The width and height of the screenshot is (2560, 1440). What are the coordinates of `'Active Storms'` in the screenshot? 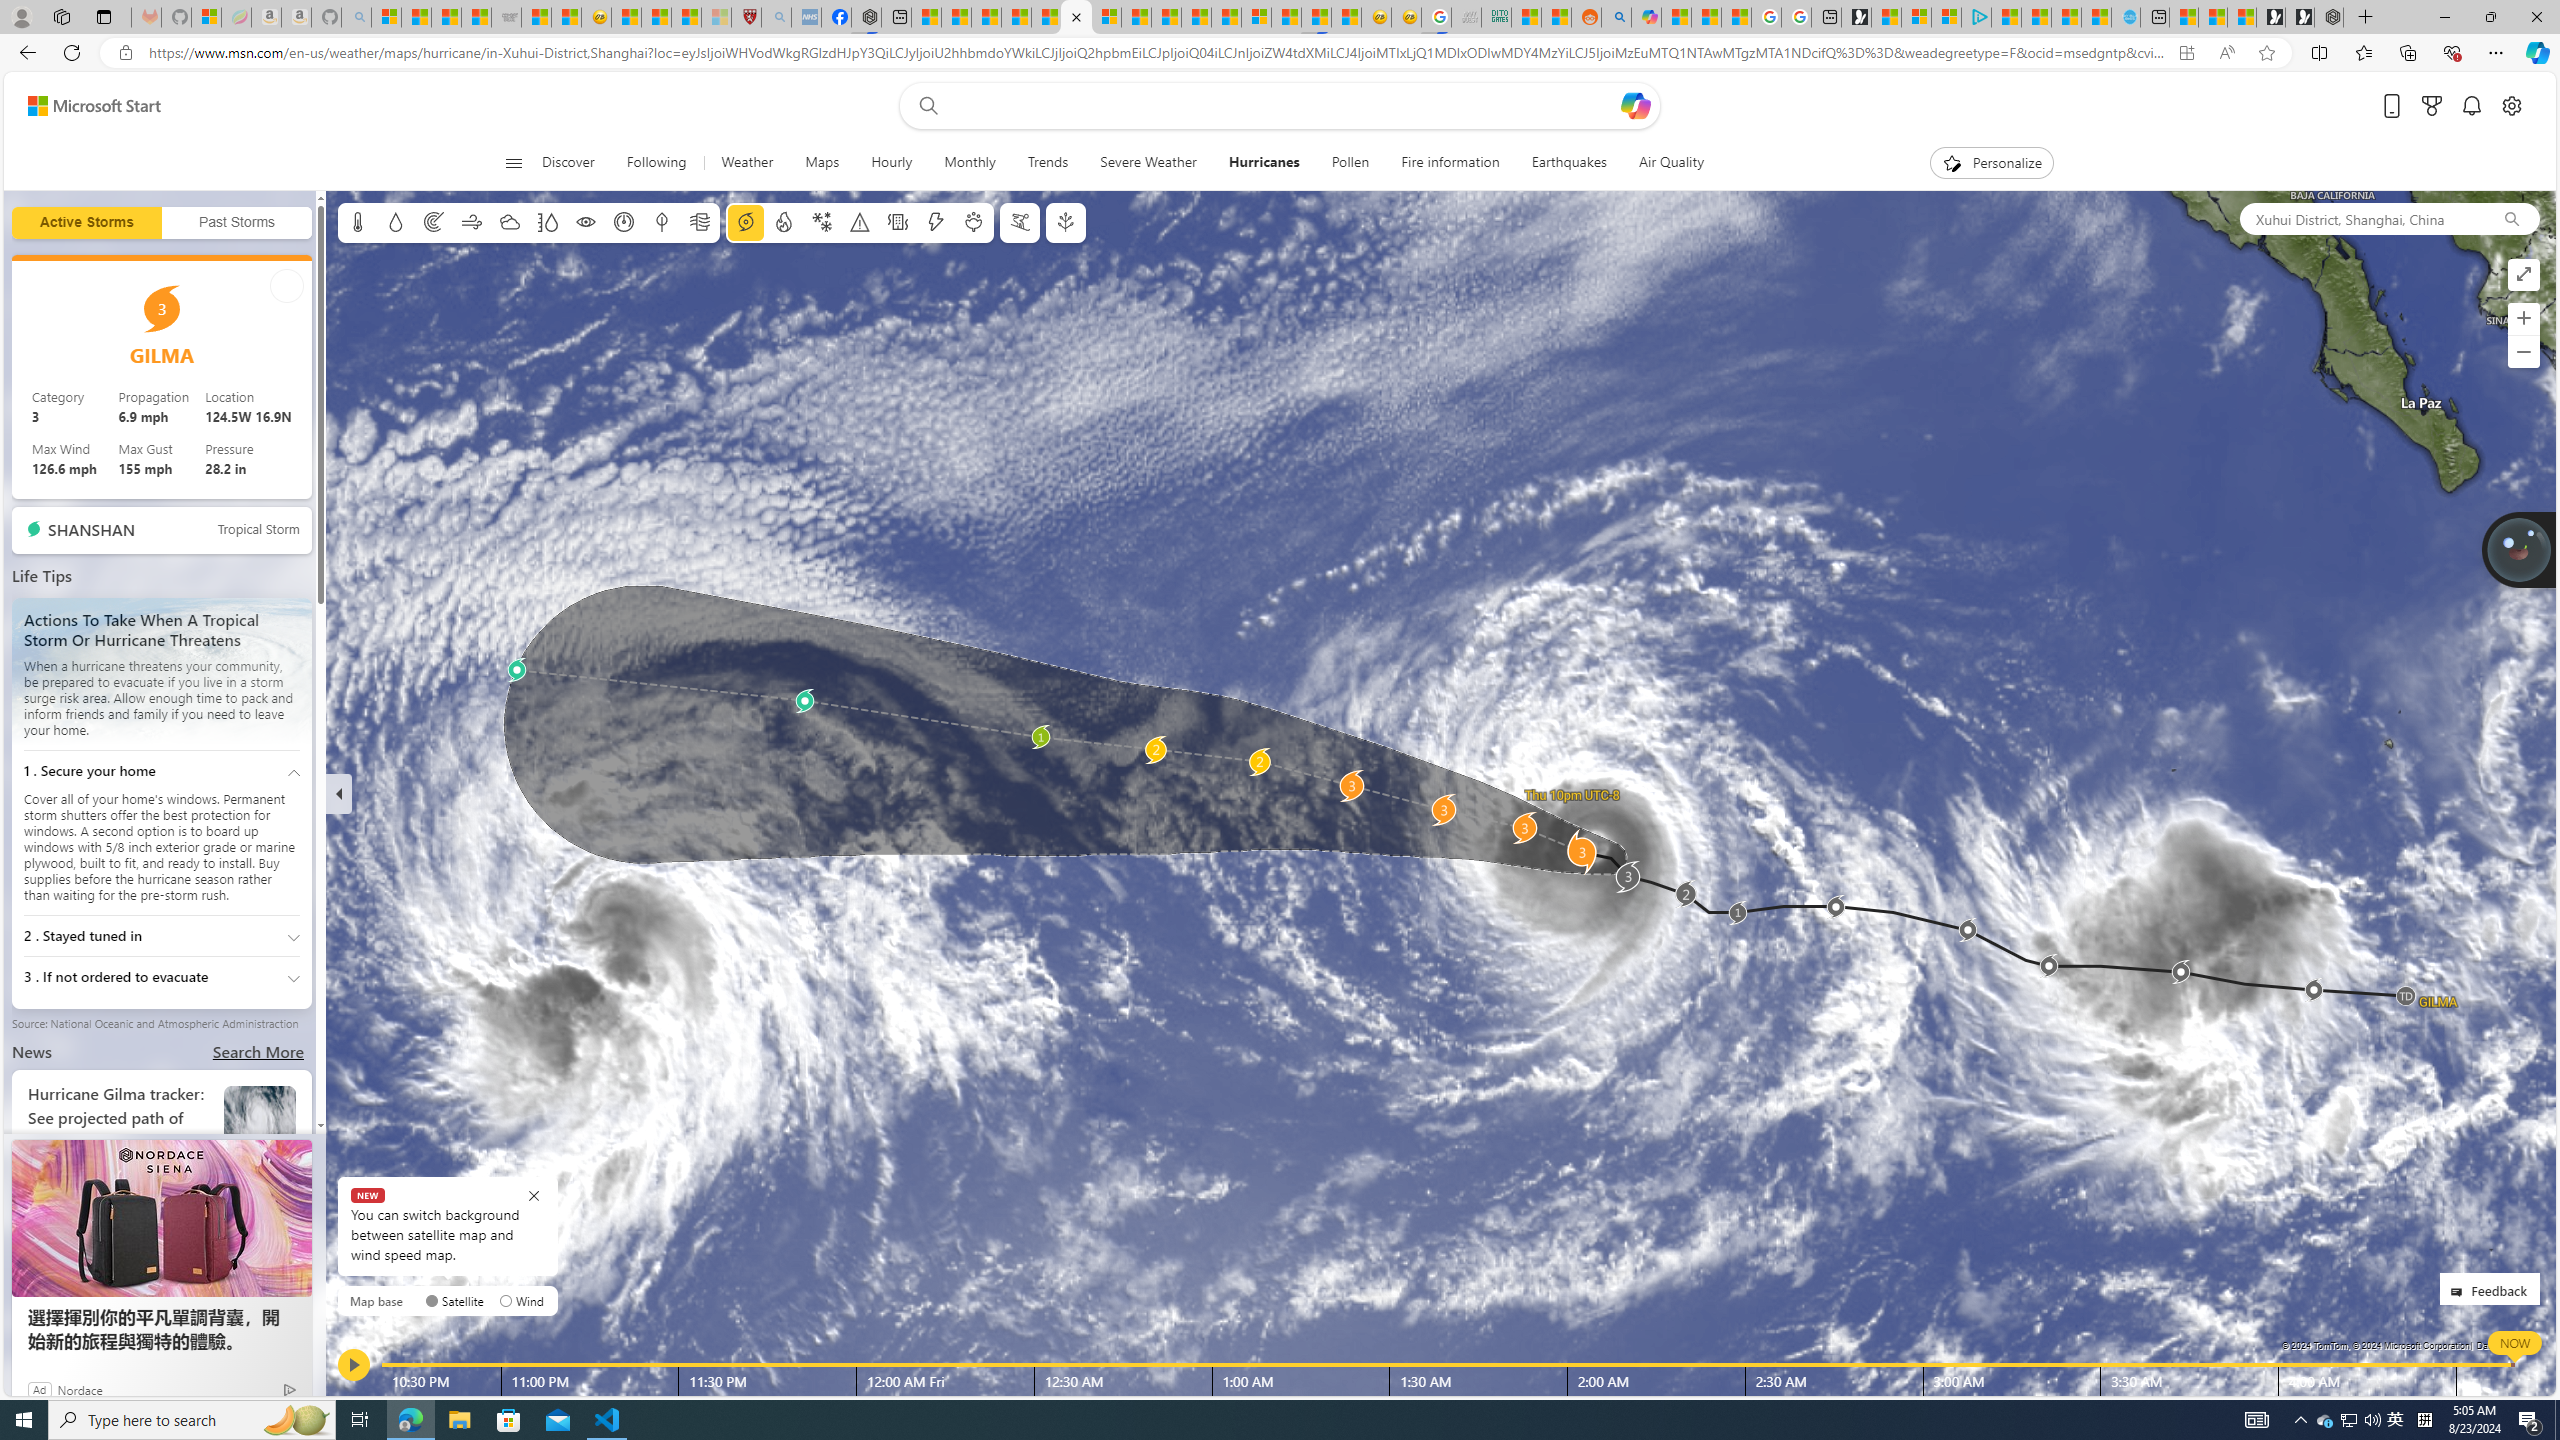 It's located at (86, 222).